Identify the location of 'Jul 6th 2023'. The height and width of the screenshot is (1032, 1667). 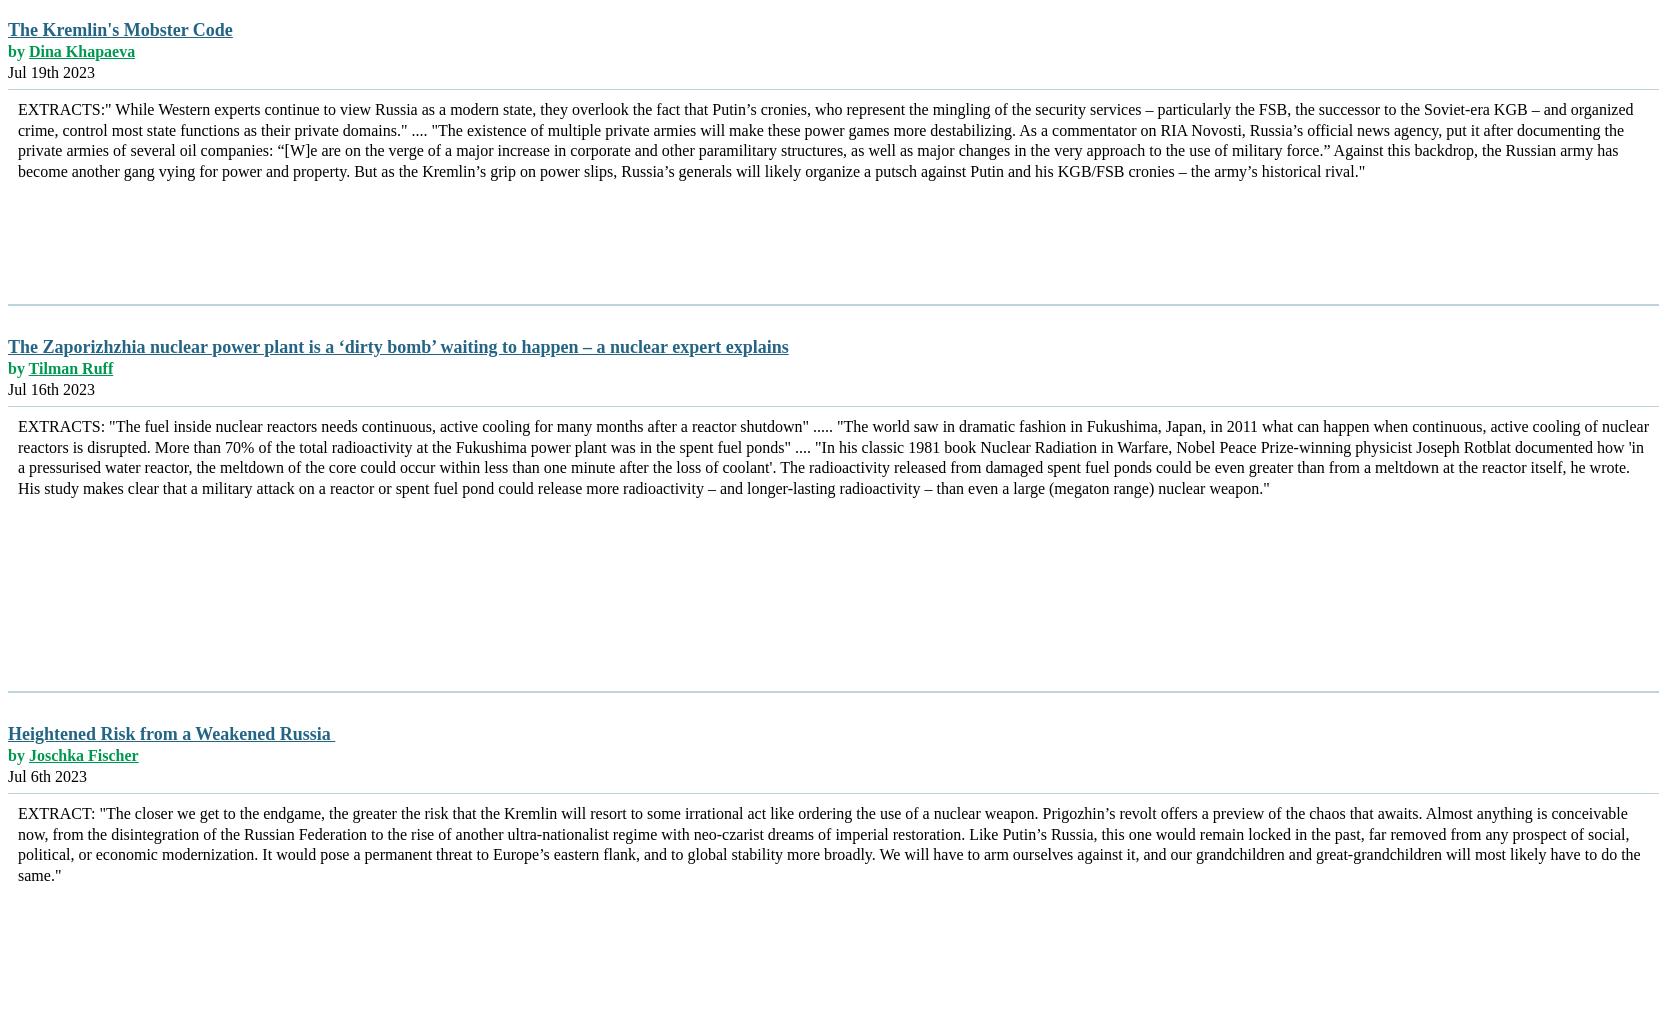
(47, 775).